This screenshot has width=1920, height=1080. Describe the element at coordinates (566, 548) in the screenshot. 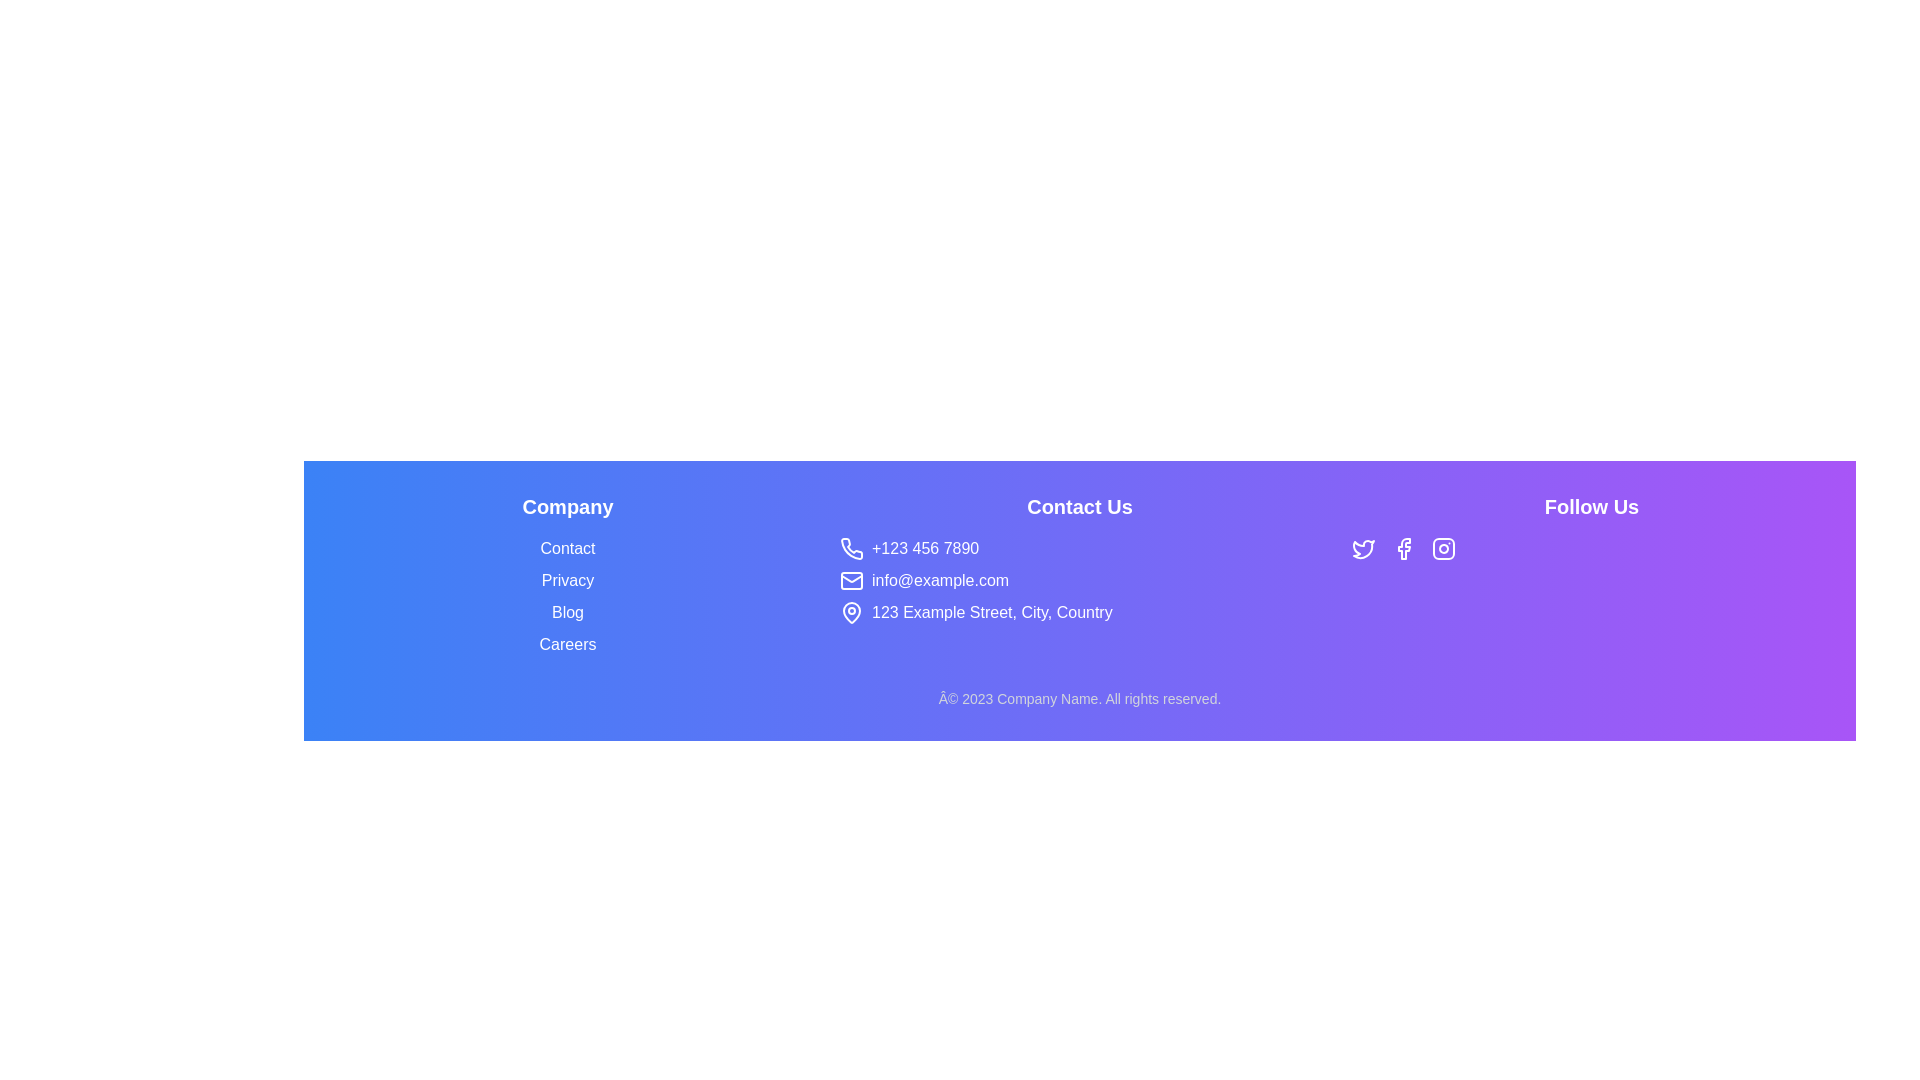

I see `the text label under the 'Company' header in the footer section` at that location.